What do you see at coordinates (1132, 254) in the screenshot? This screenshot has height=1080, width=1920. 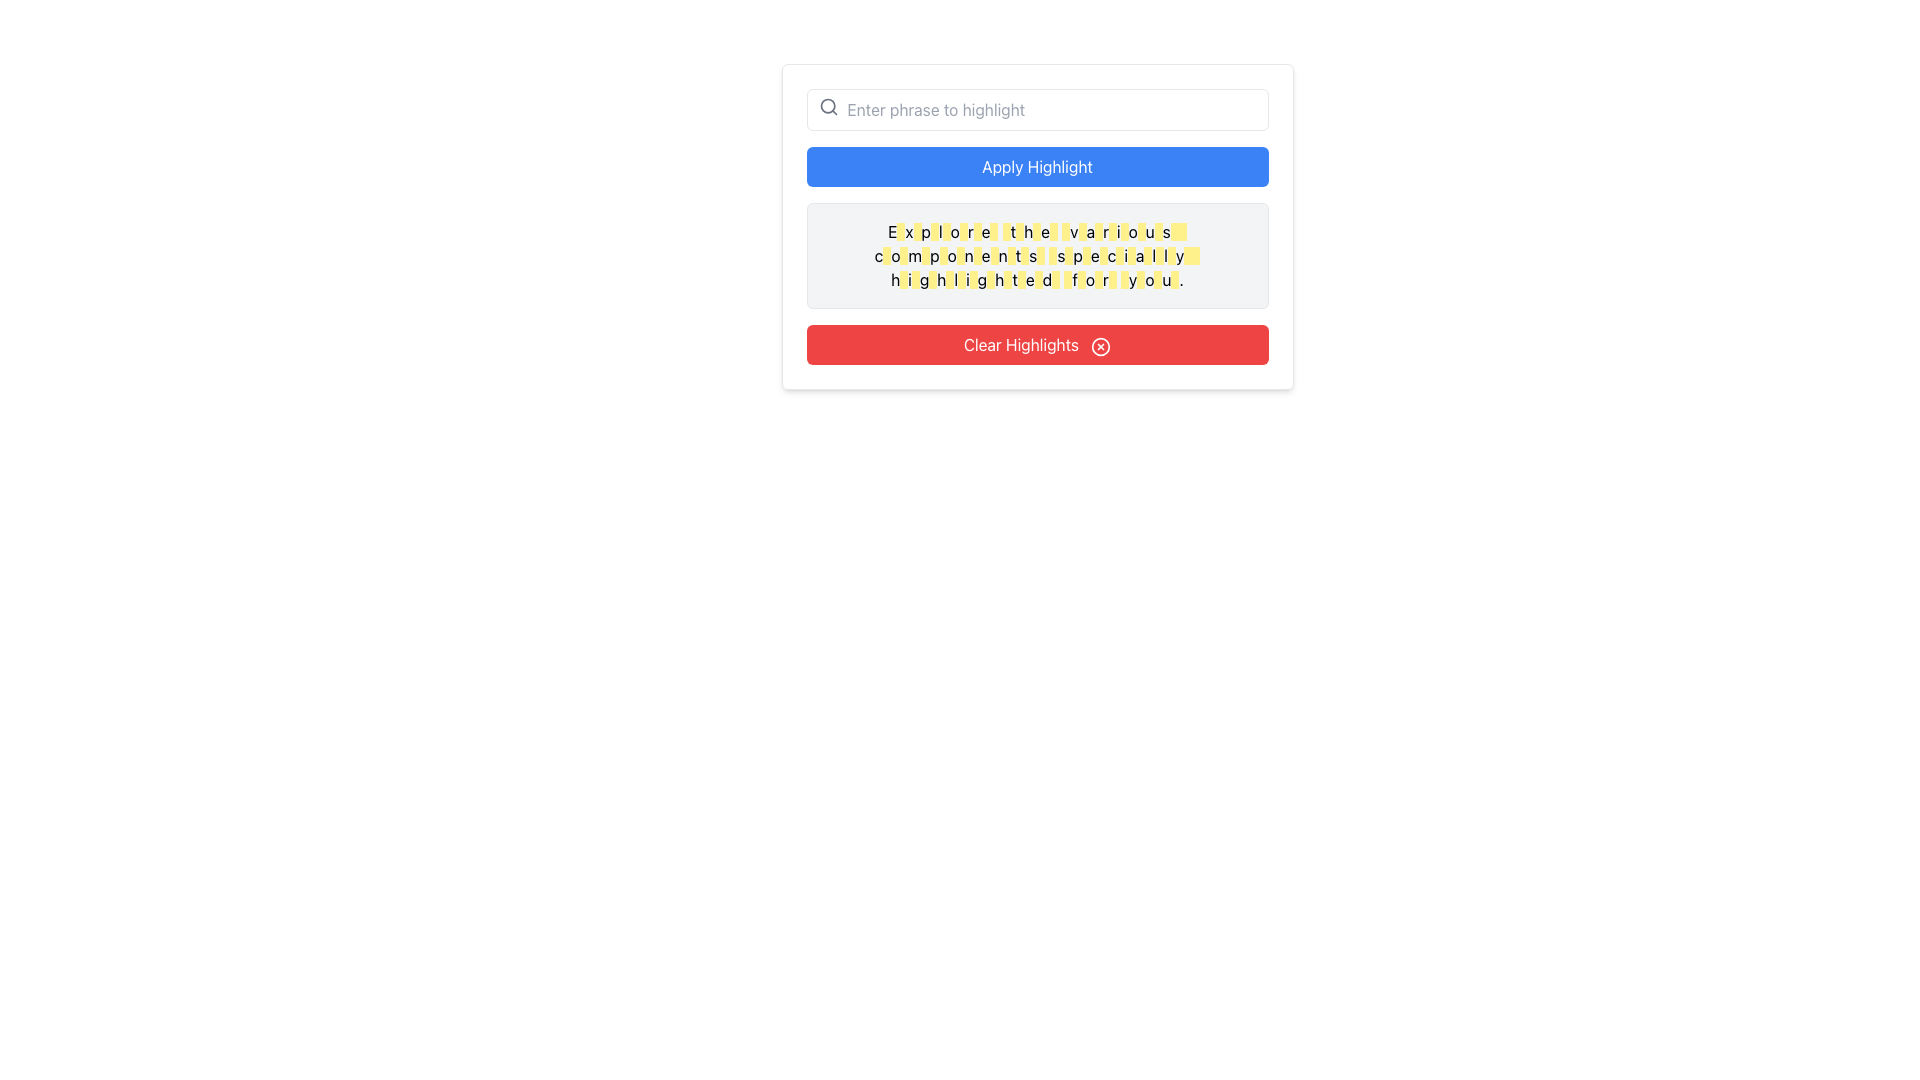 I see `the text-highlight component that is part of the word 'specially' with a yellow background and white text, located between the 'Apply Highlight' button and the 'Clear Highlights' button` at bounding box center [1132, 254].